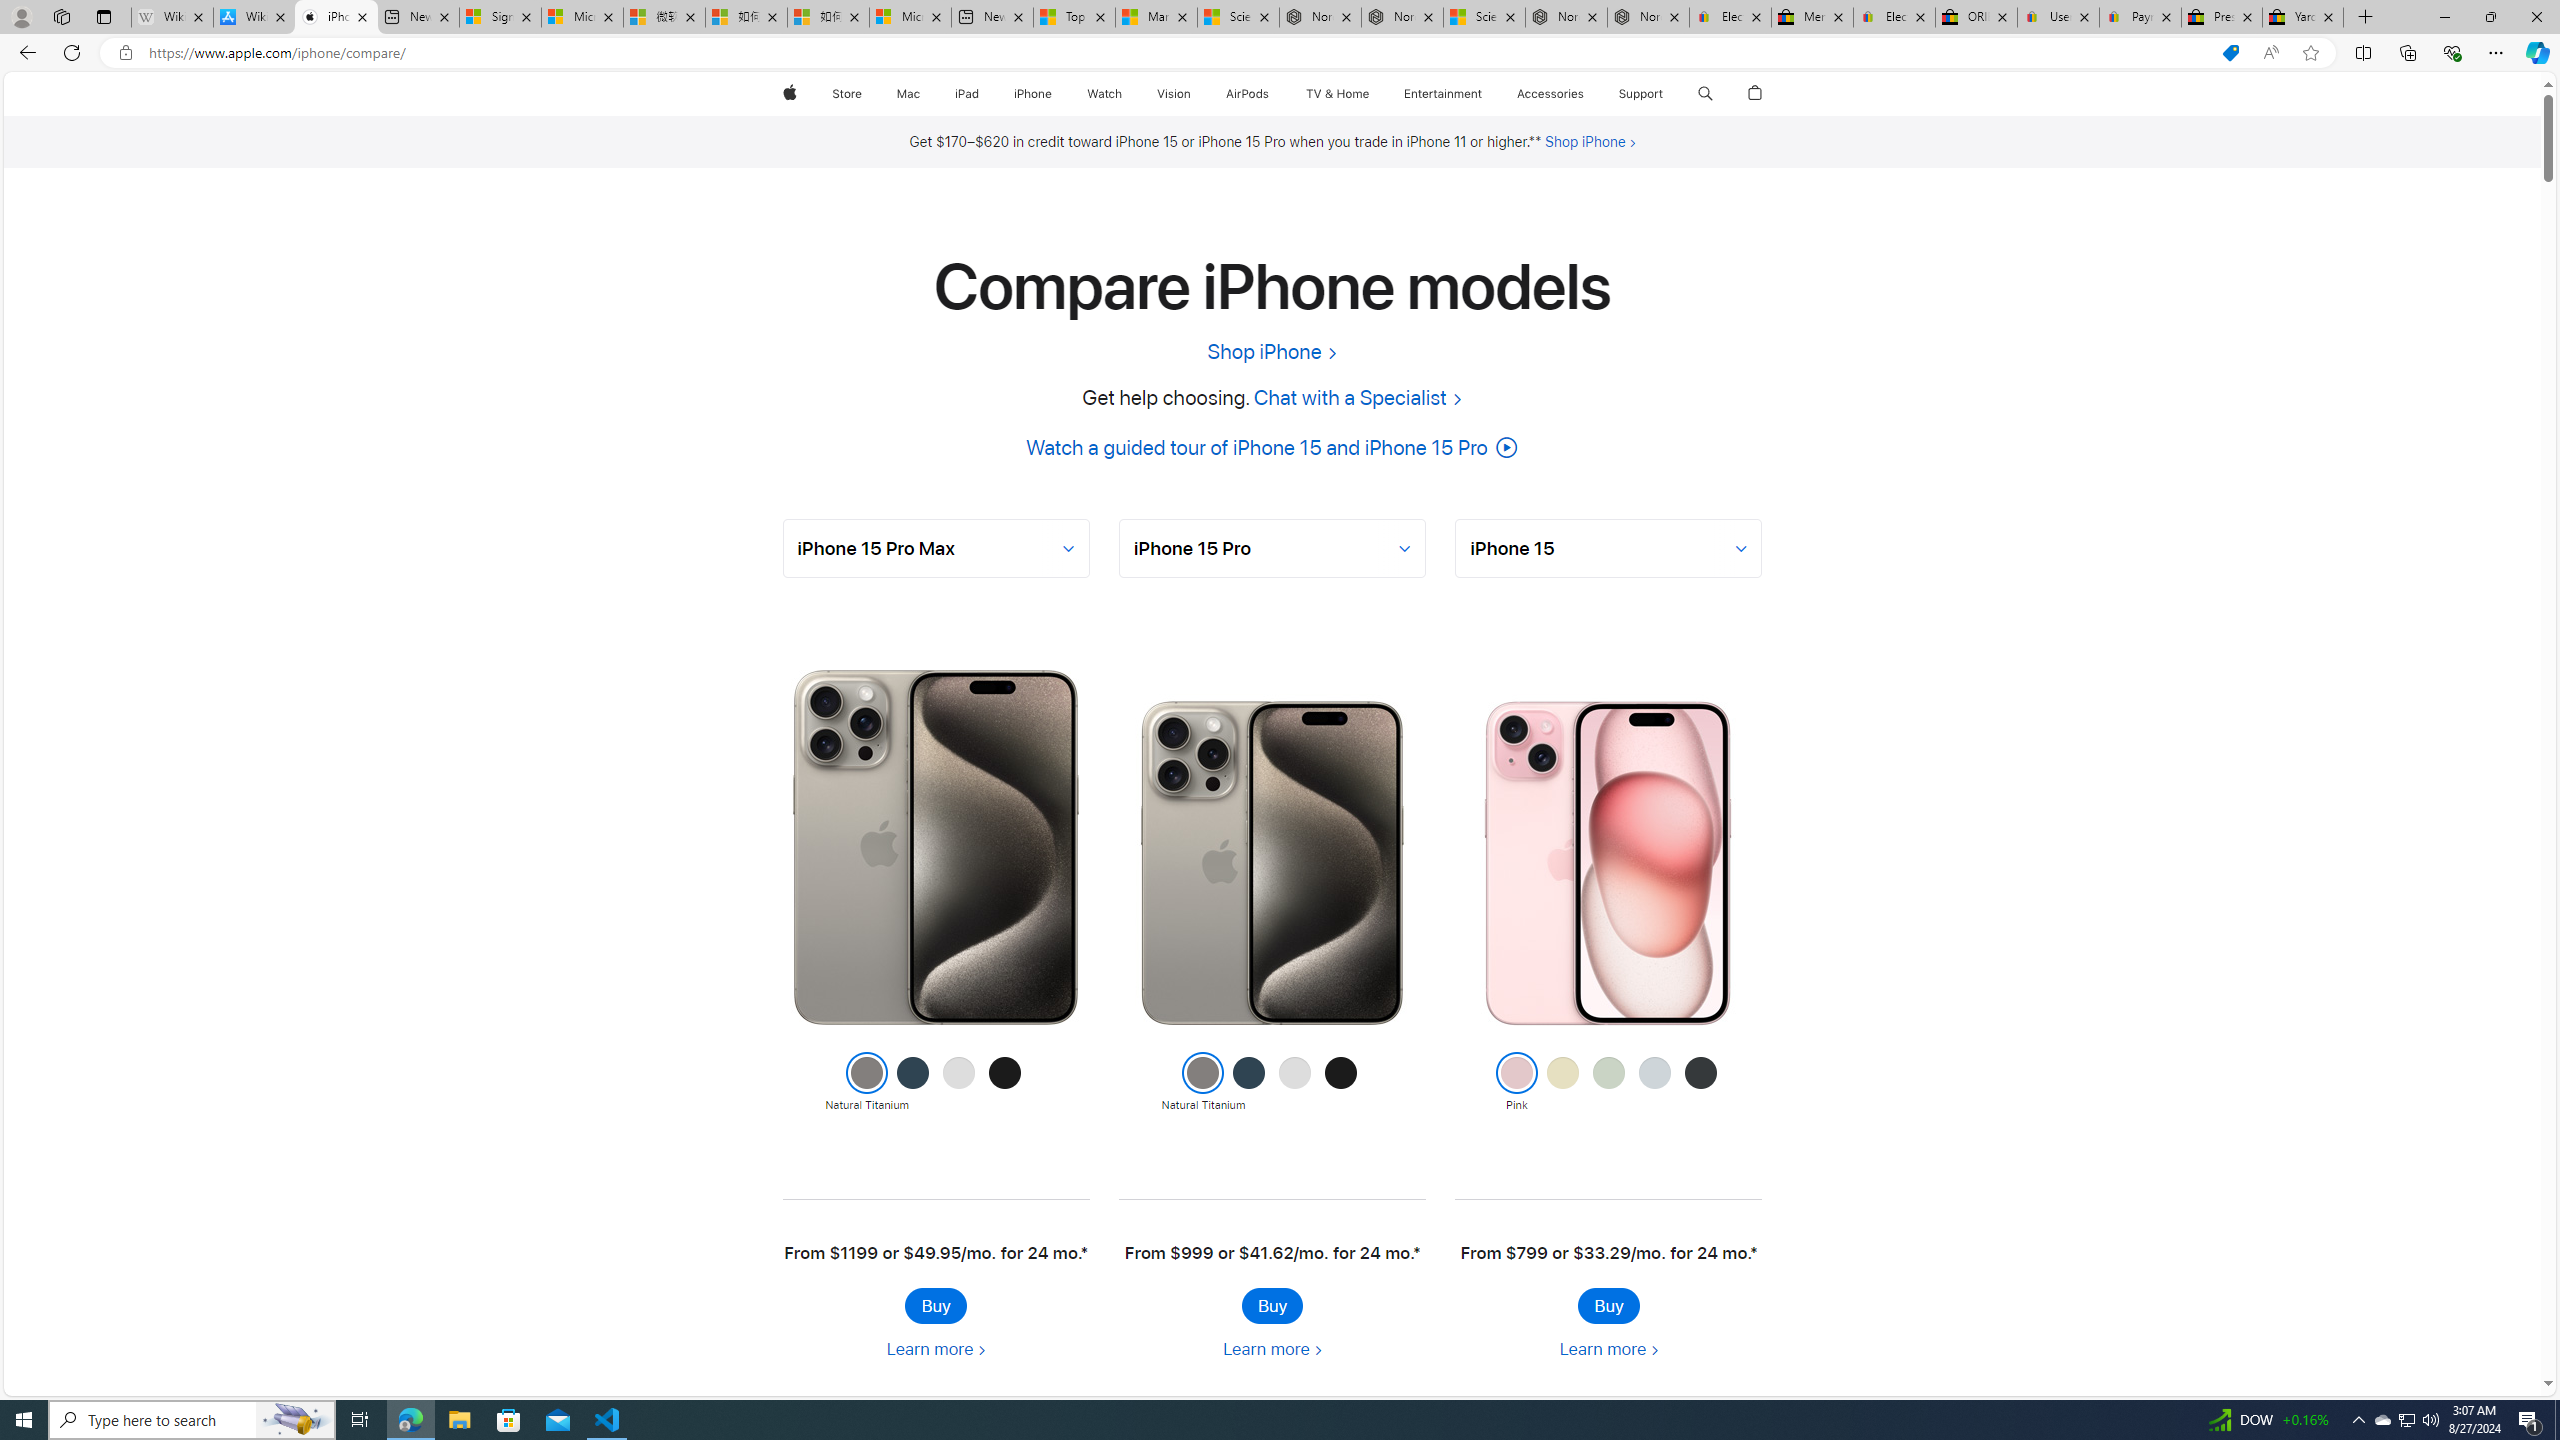  I want to click on 'Support', so click(1639, 93).